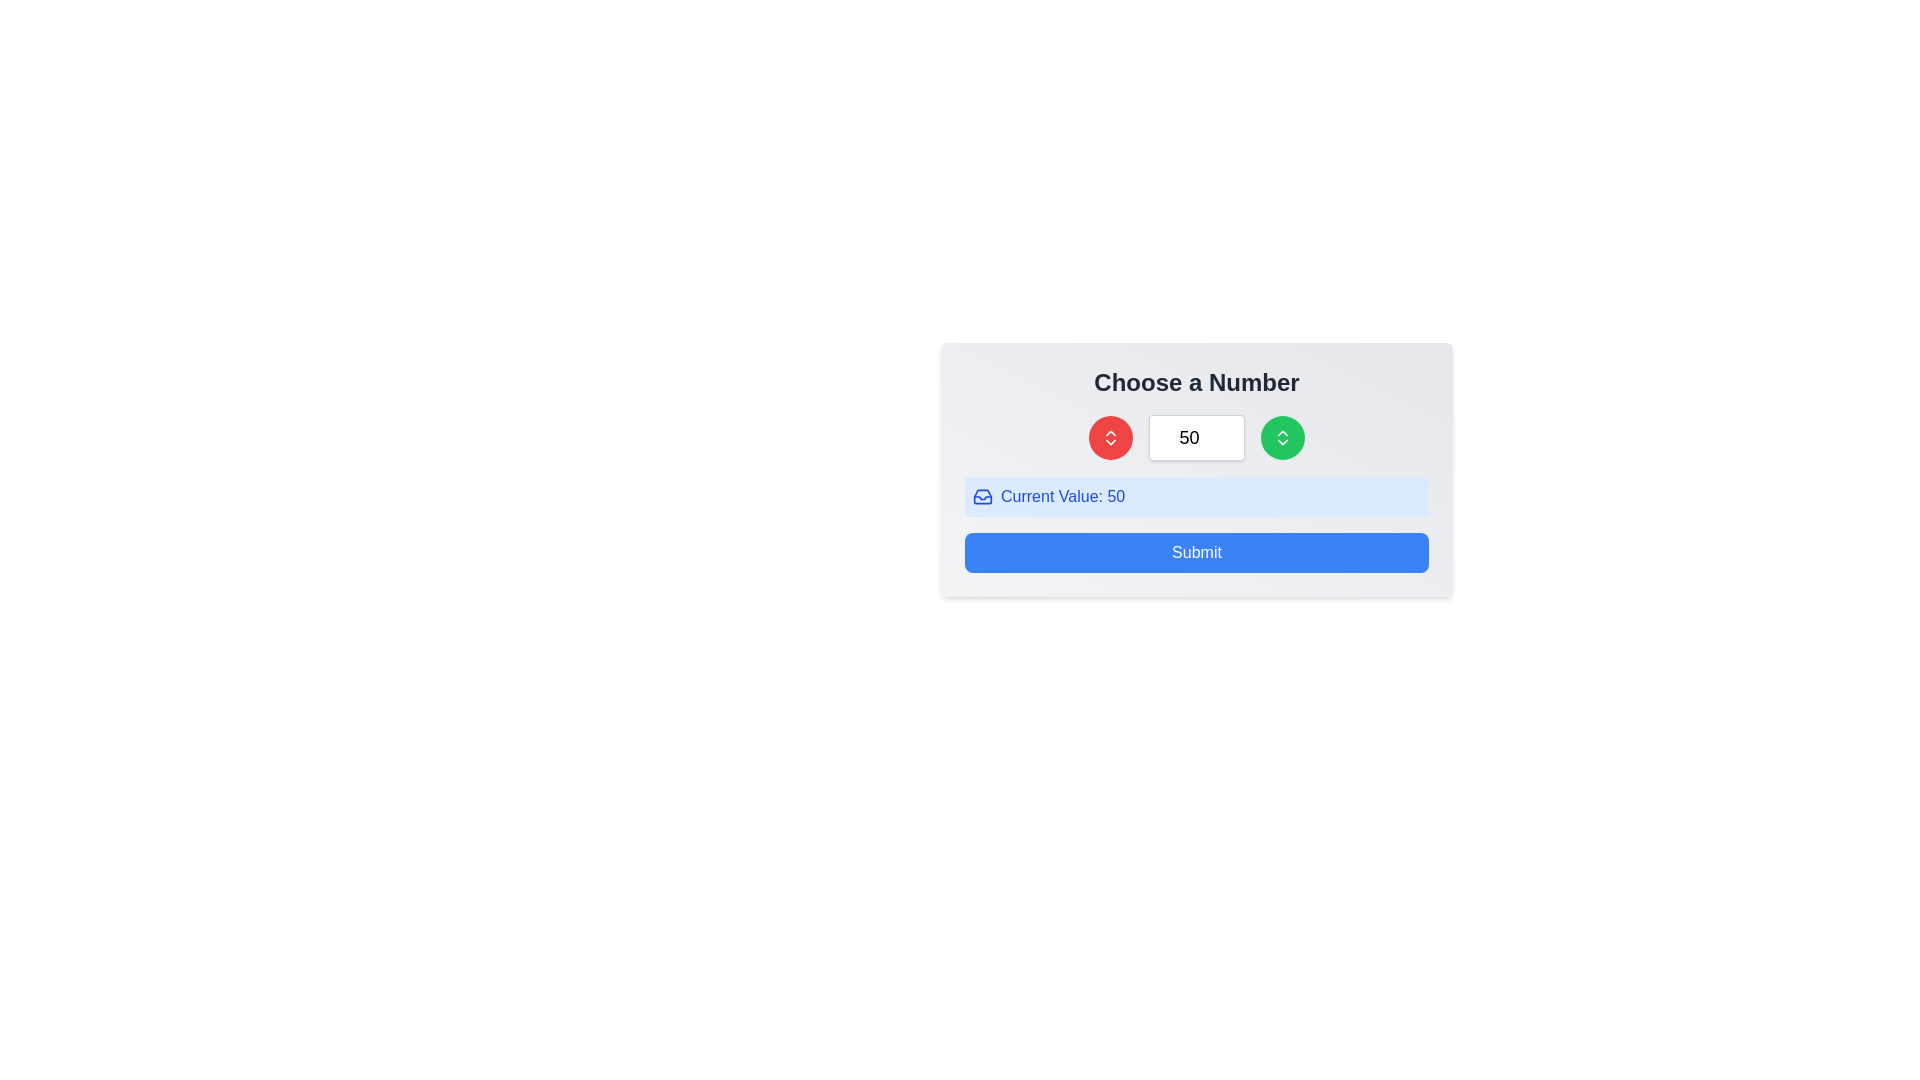  What do you see at coordinates (1062, 496) in the screenshot?
I see `the text label displaying 'Current Value: 50', which is situated below the number adjustment controls labeled 'Choose a Number' and to the right of an inbox icon` at bounding box center [1062, 496].